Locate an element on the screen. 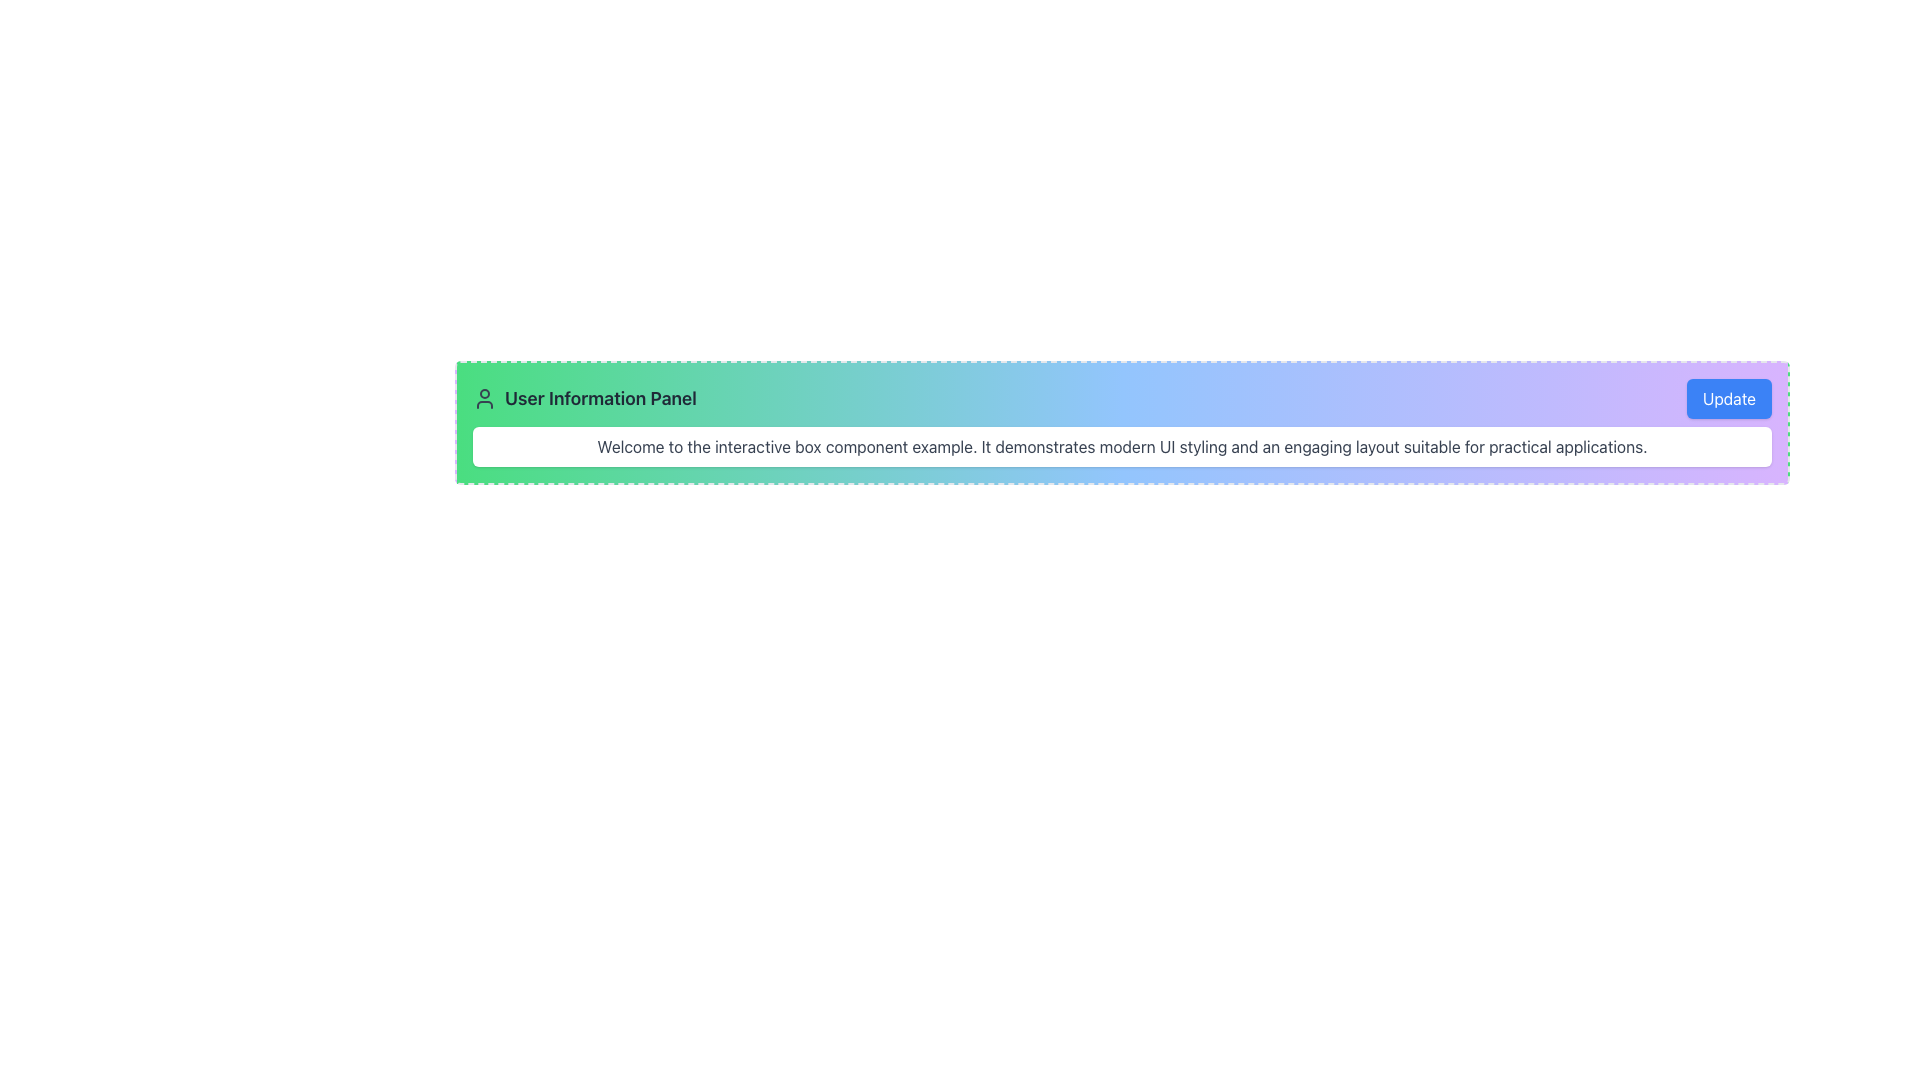 The width and height of the screenshot is (1920, 1080). the user silhouette icon located to the left of the 'User Information Panel' heading is located at coordinates (484, 398).